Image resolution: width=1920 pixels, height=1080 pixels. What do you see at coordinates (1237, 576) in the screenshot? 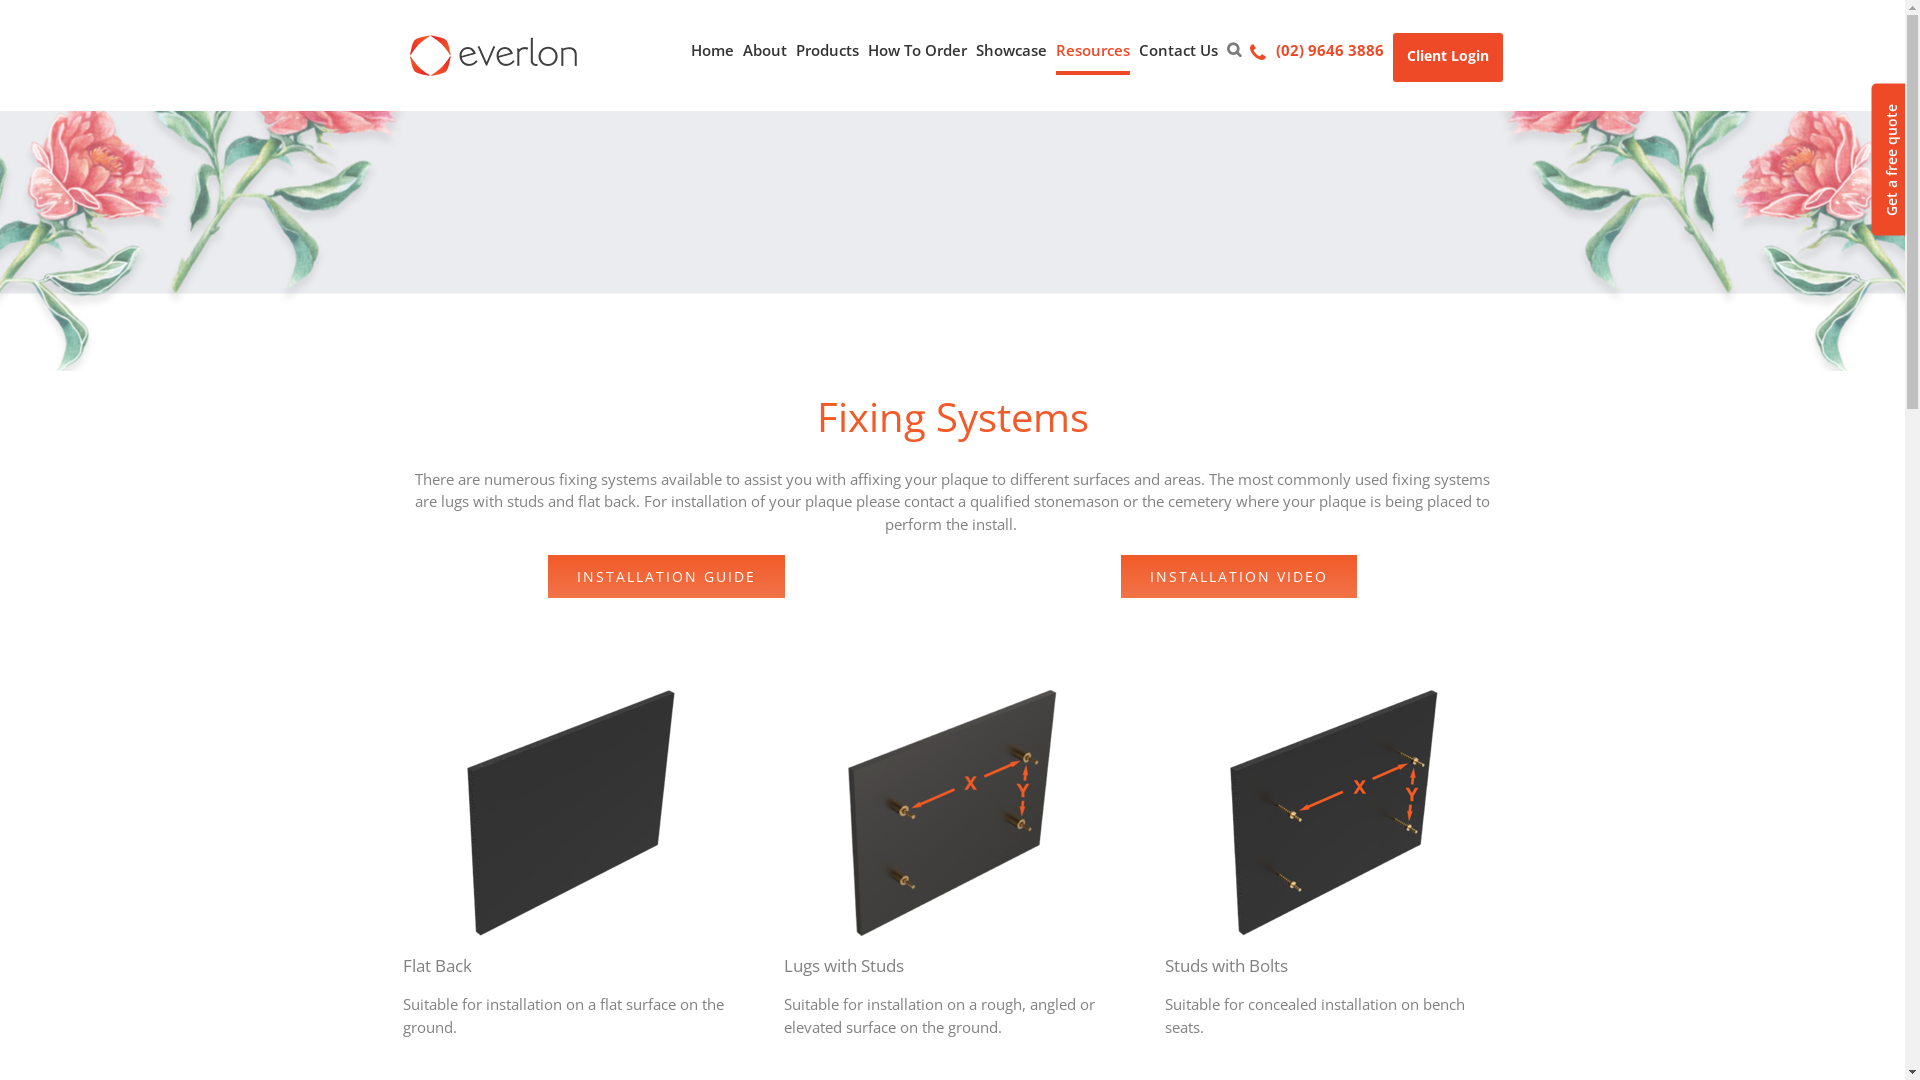
I see `'INSTALLATION VIDEO'` at bounding box center [1237, 576].